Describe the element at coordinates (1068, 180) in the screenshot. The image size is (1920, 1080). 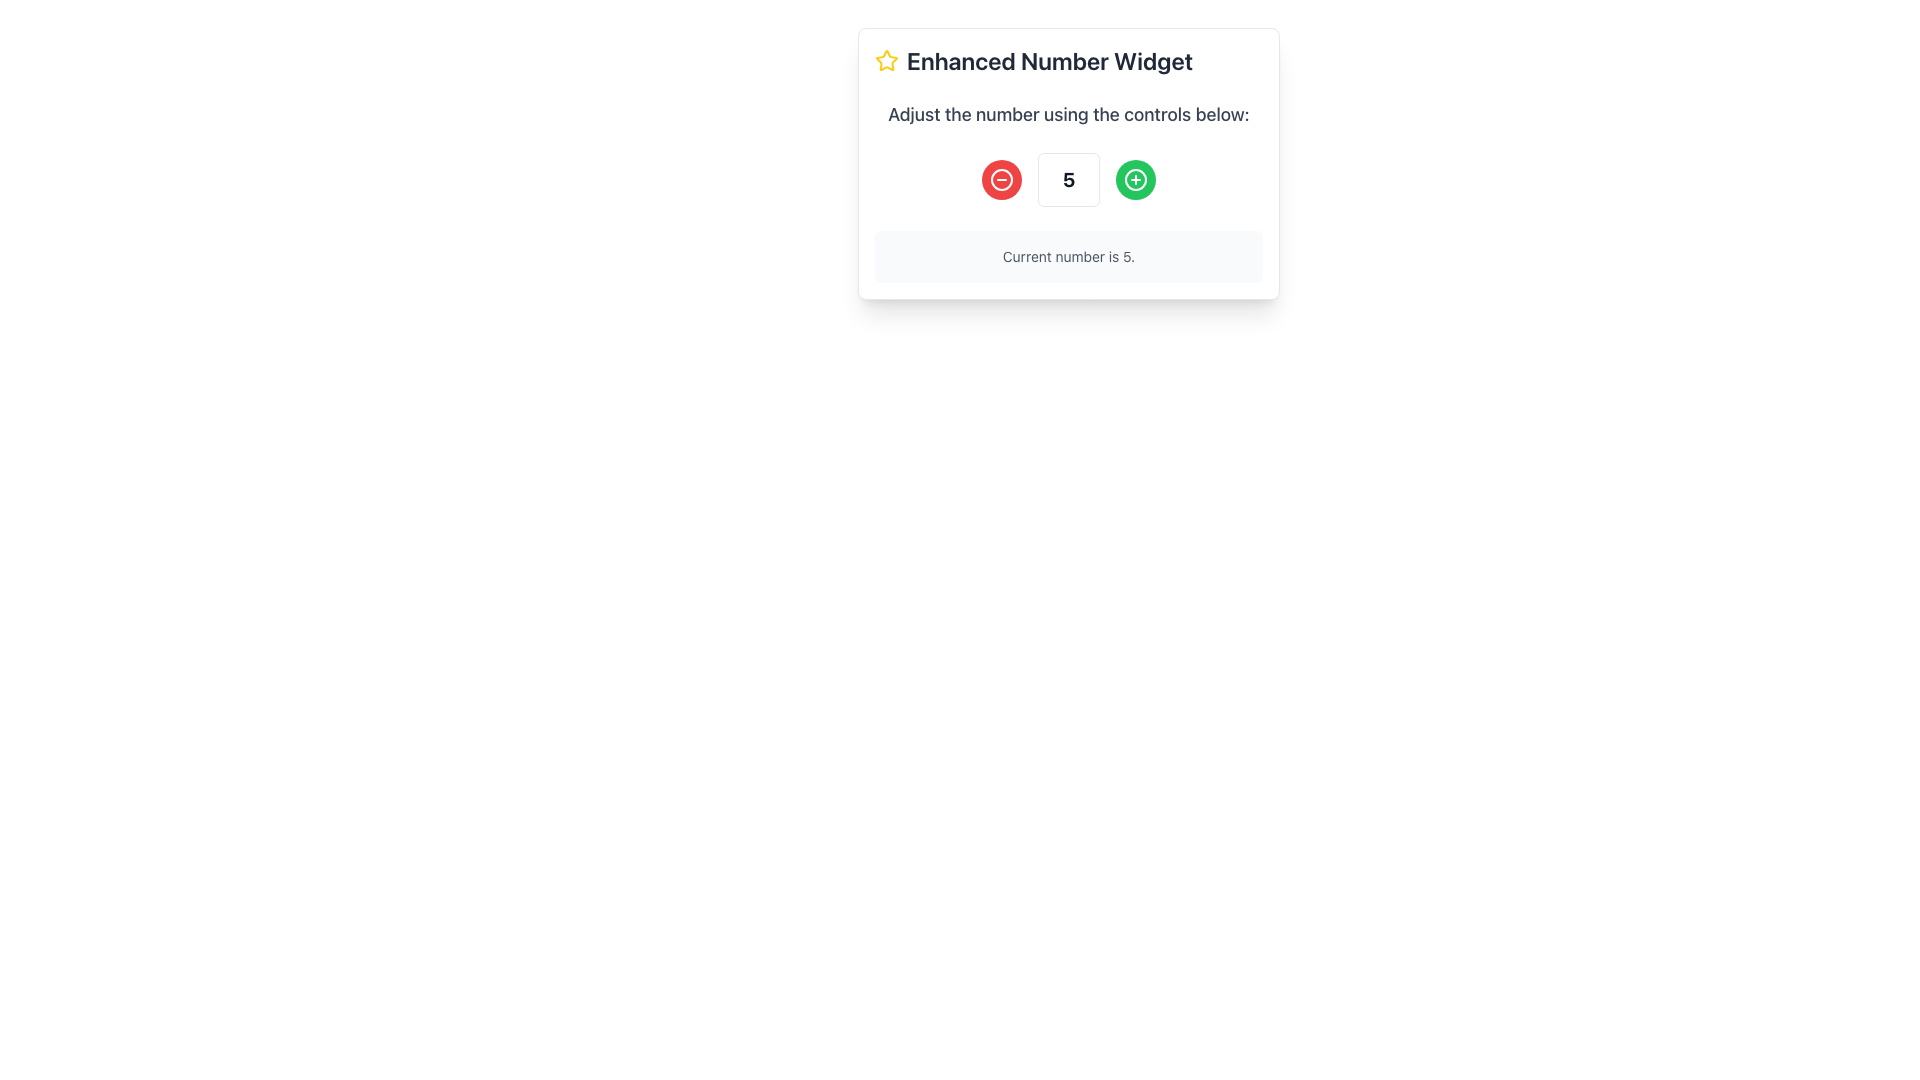
I see `the Text Display element that shows the current numeric value in the Enhanced Number Widget, located between the red '-' button and the green '+' button` at that location.